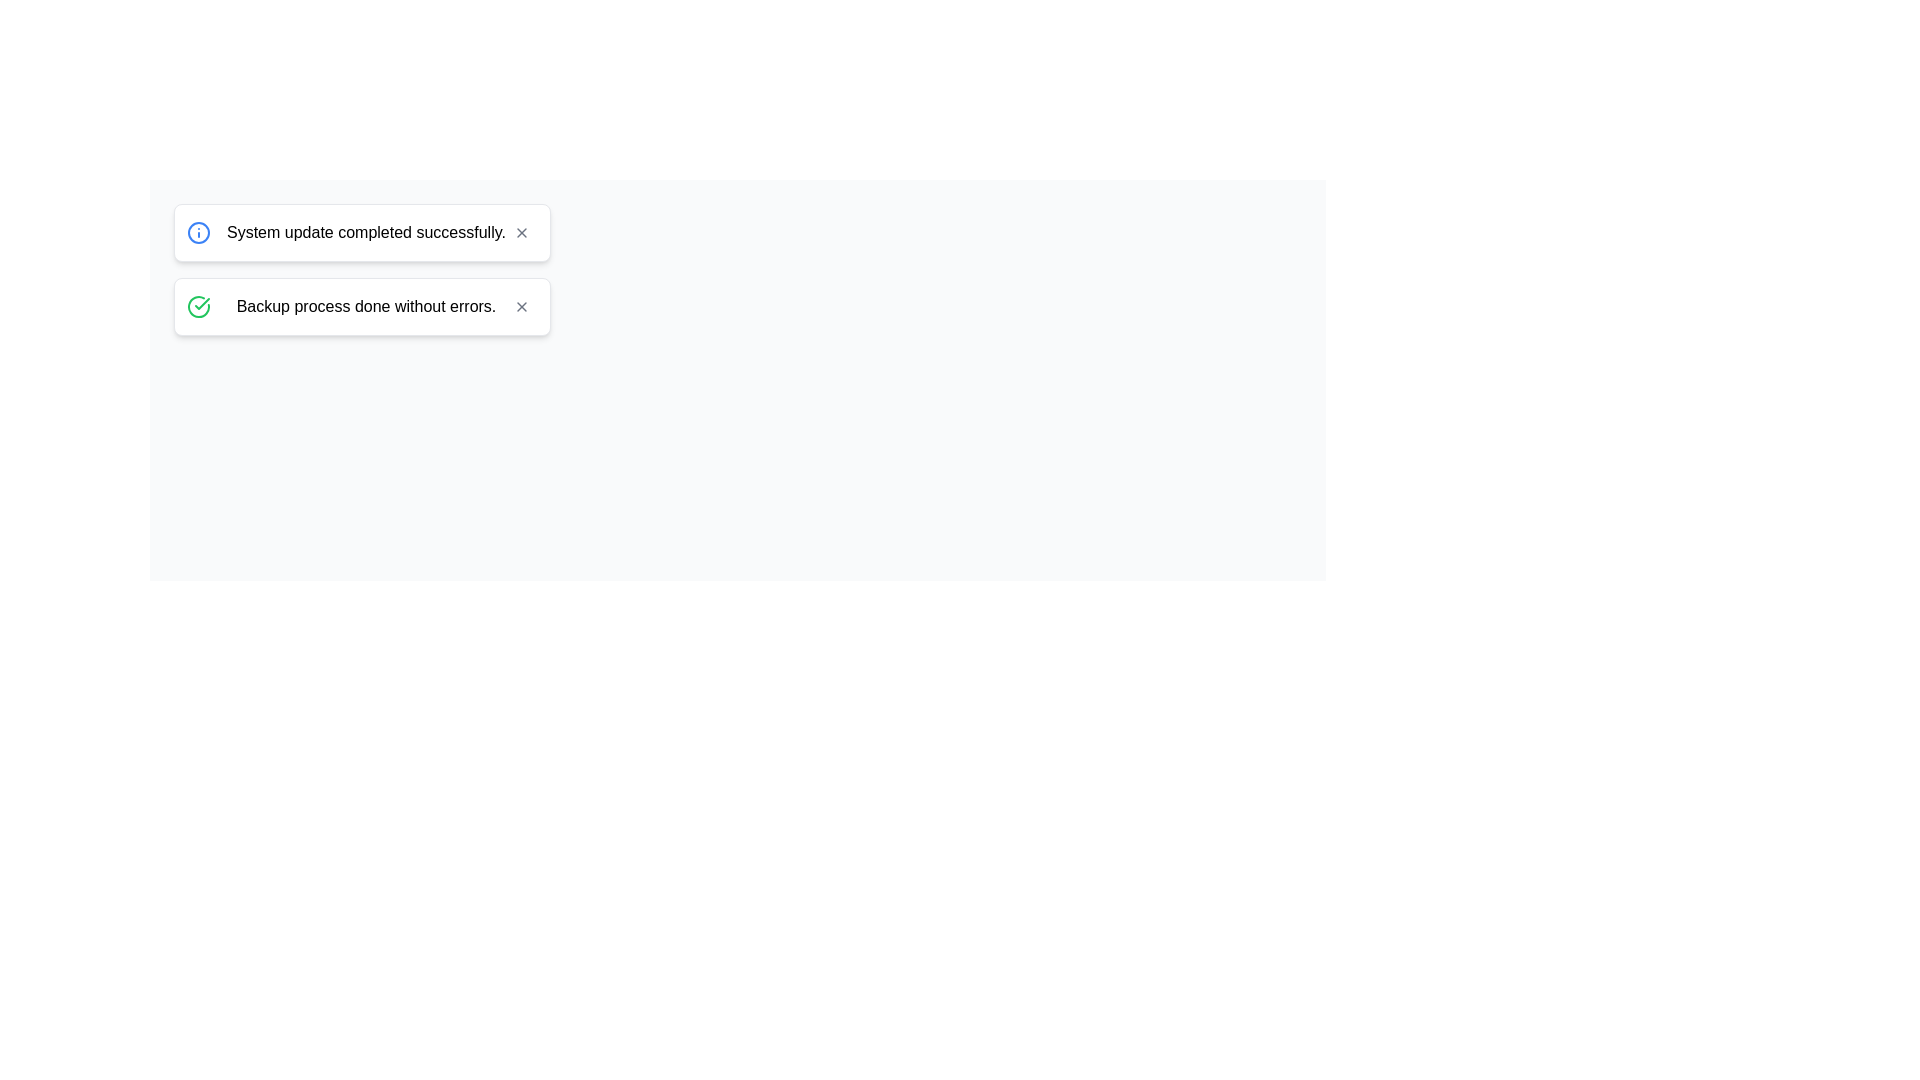  Describe the element at coordinates (198, 231) in the screenshot. I see `the decorative circular element that is part of the information icon located in the upper notification box, which indicates the status of 'System update completed successfully.'` at that location.